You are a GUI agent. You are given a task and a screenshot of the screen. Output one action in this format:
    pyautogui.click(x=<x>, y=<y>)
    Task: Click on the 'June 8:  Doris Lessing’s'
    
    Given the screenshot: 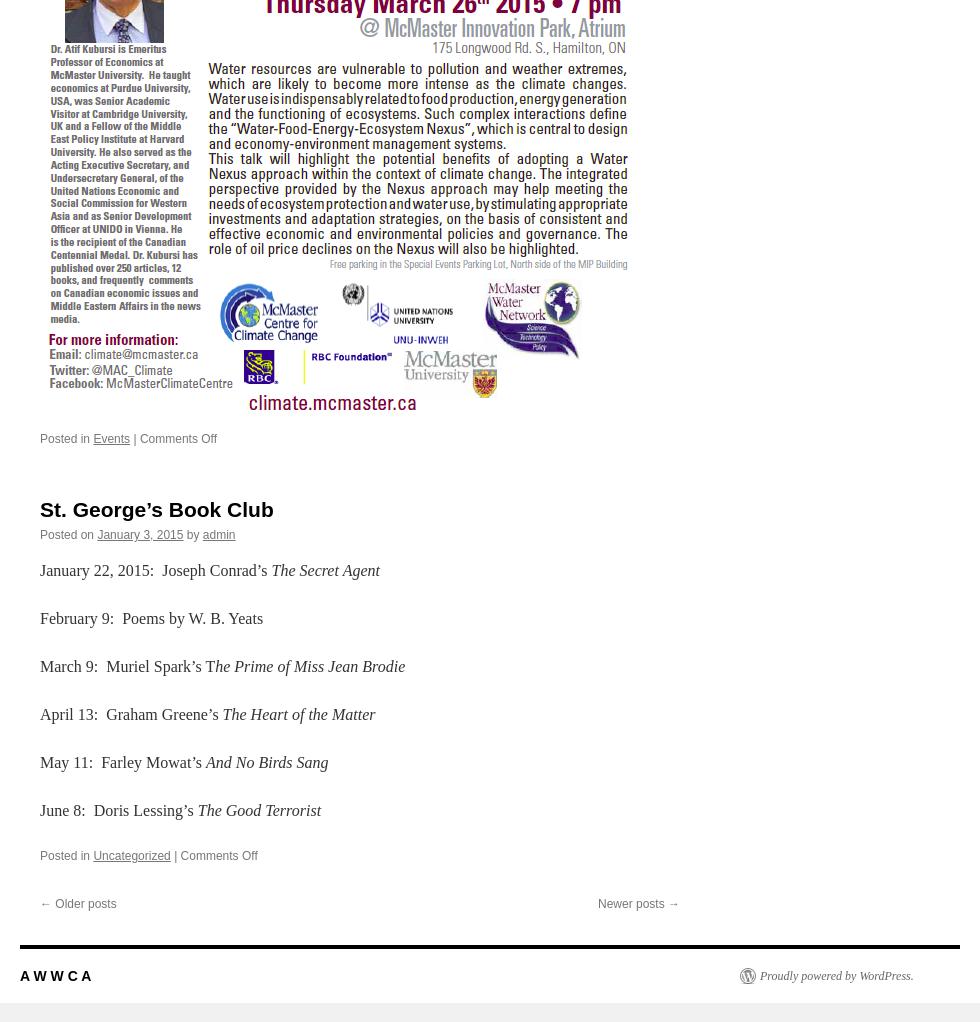 What is the action you would take?
    pyautogui.click(x=118, y=808)
    